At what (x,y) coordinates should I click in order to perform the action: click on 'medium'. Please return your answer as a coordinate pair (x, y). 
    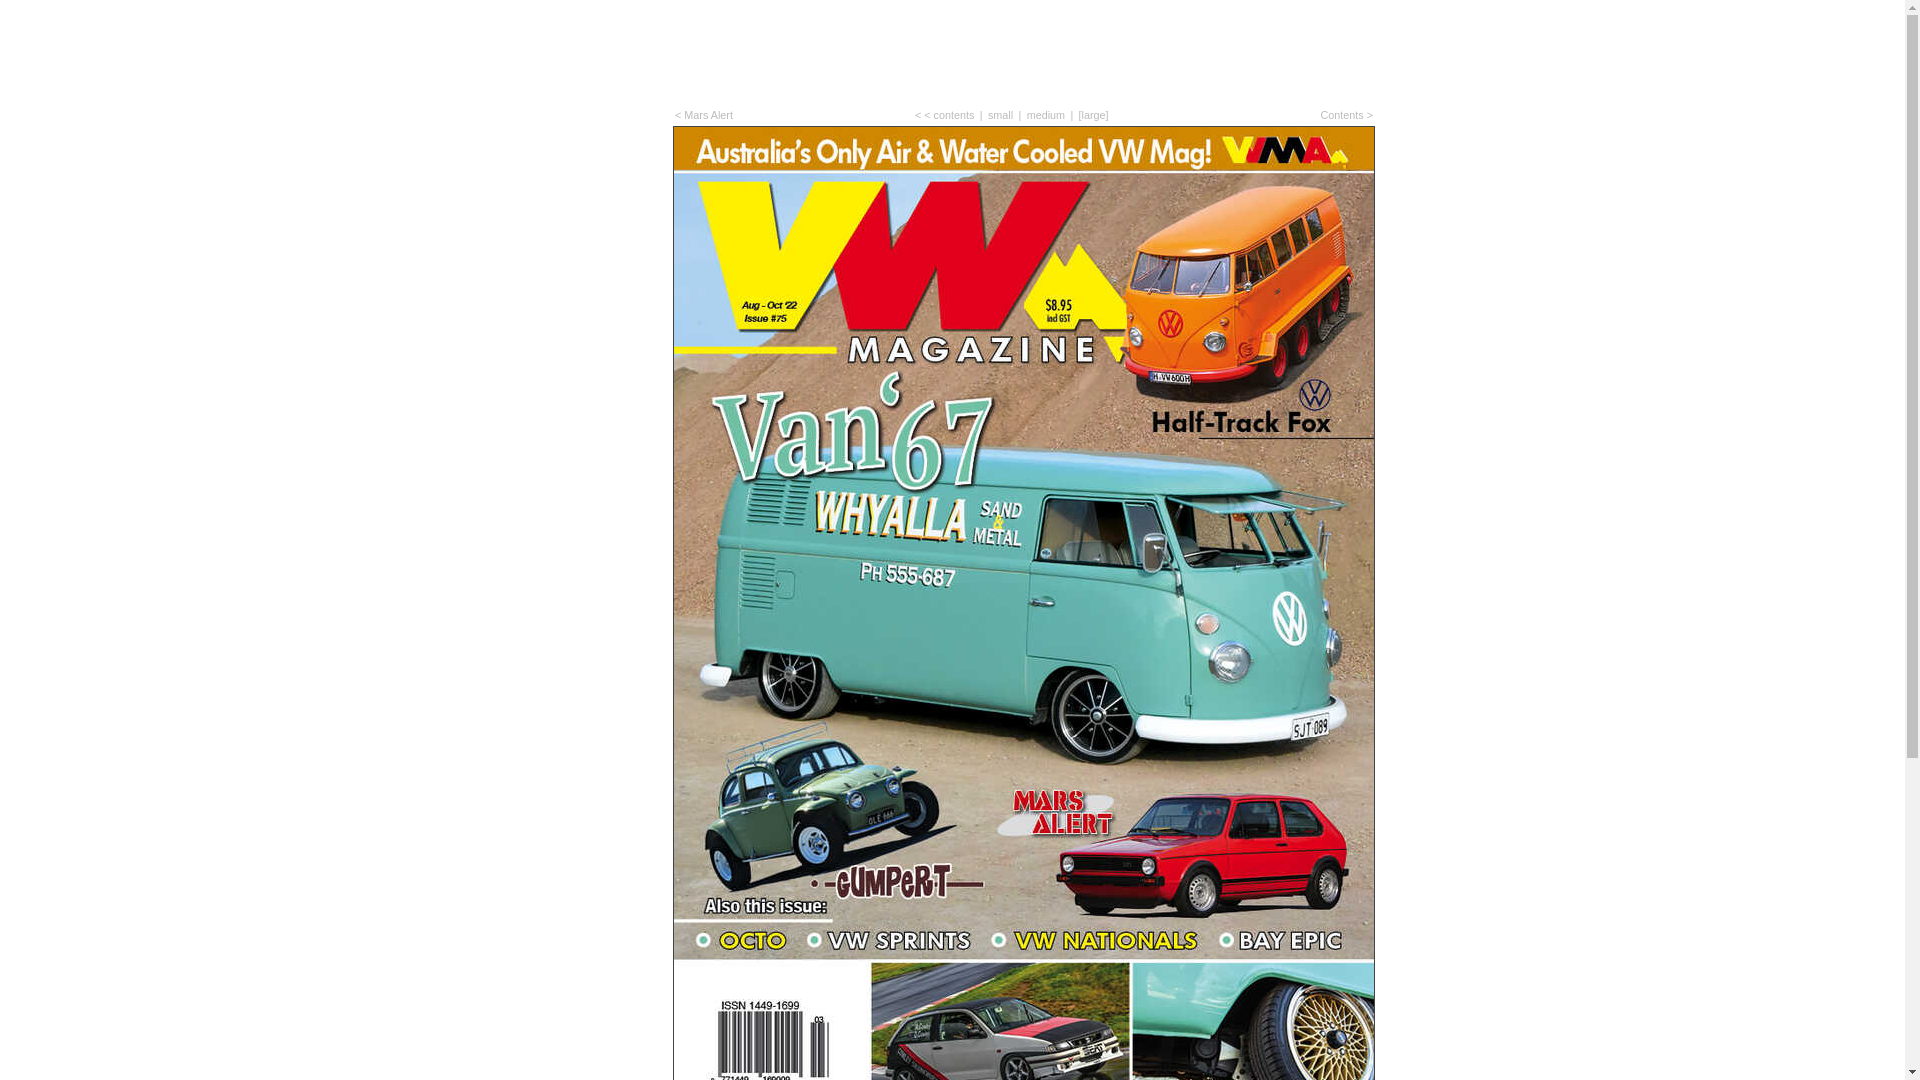
    Looking at the image, I should click on (1045, 115).